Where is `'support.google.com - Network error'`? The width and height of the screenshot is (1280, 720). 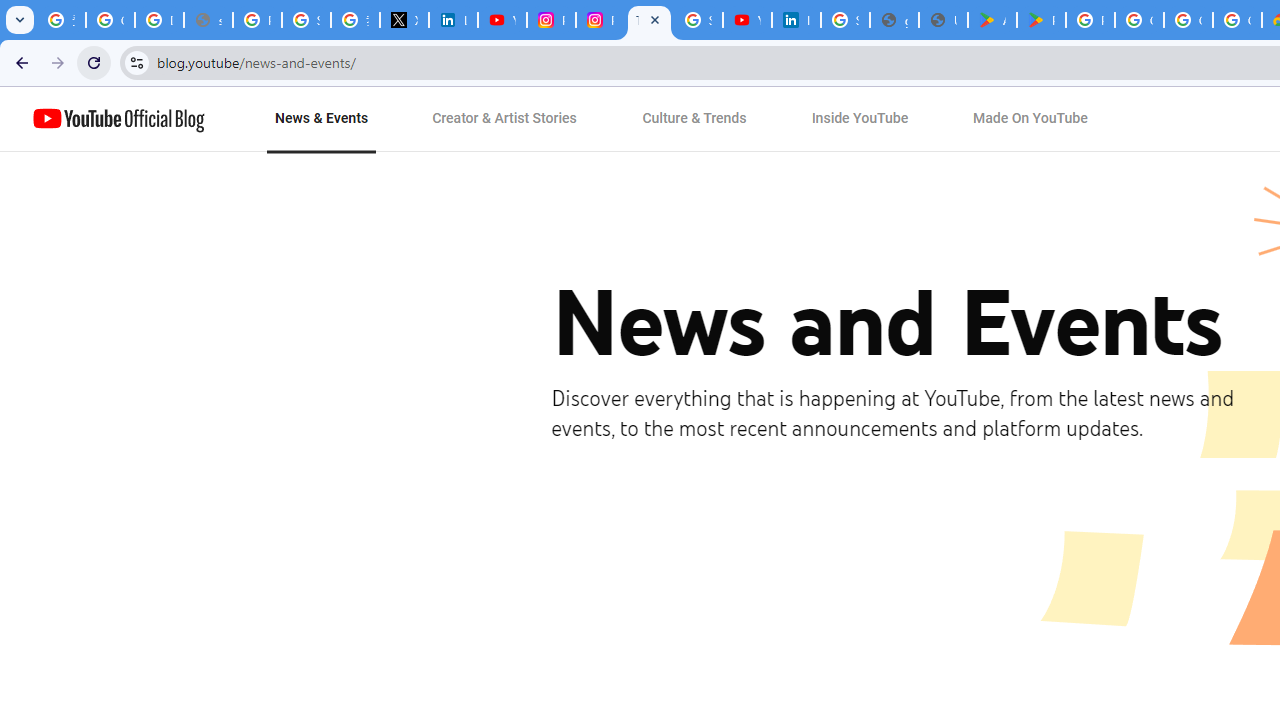 'support.google.com - Network error' is located at coordinates (208, 20).